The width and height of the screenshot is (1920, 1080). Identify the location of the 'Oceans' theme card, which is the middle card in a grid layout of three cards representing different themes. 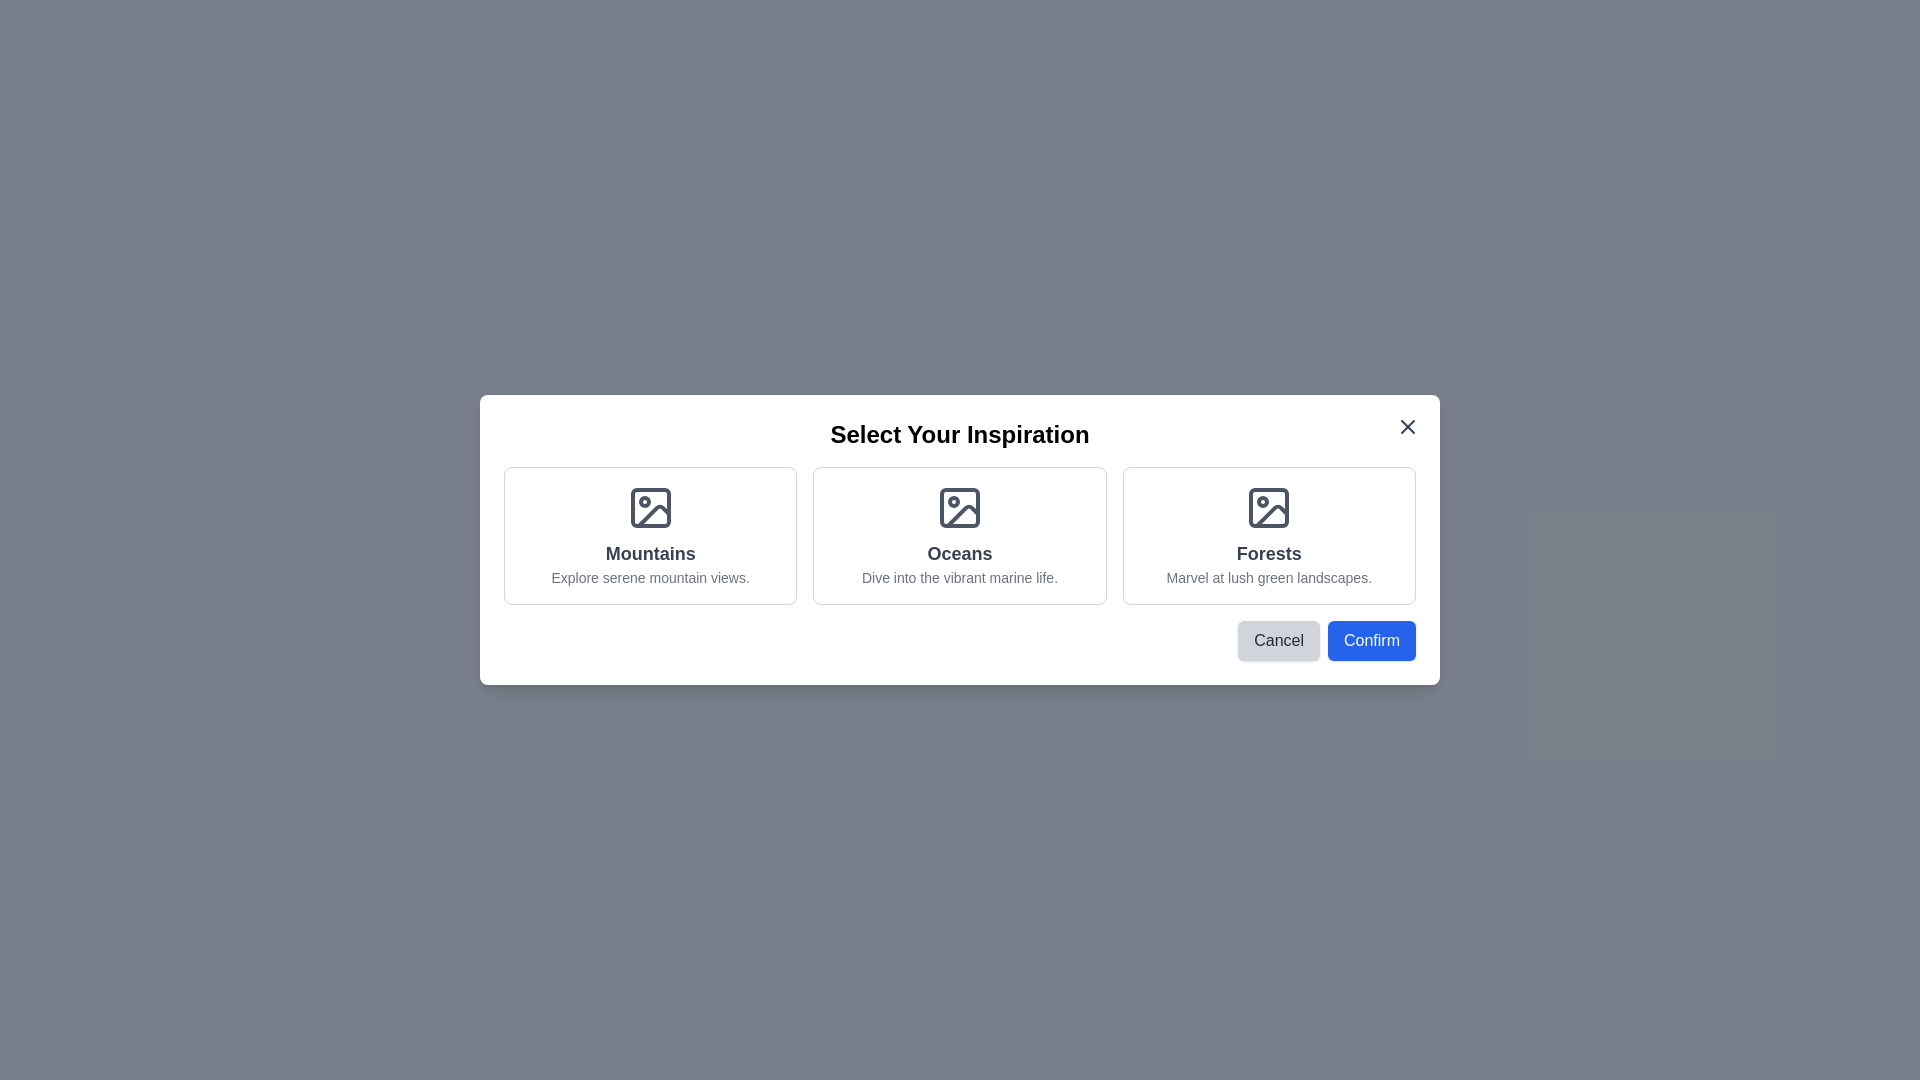
(960, 535).